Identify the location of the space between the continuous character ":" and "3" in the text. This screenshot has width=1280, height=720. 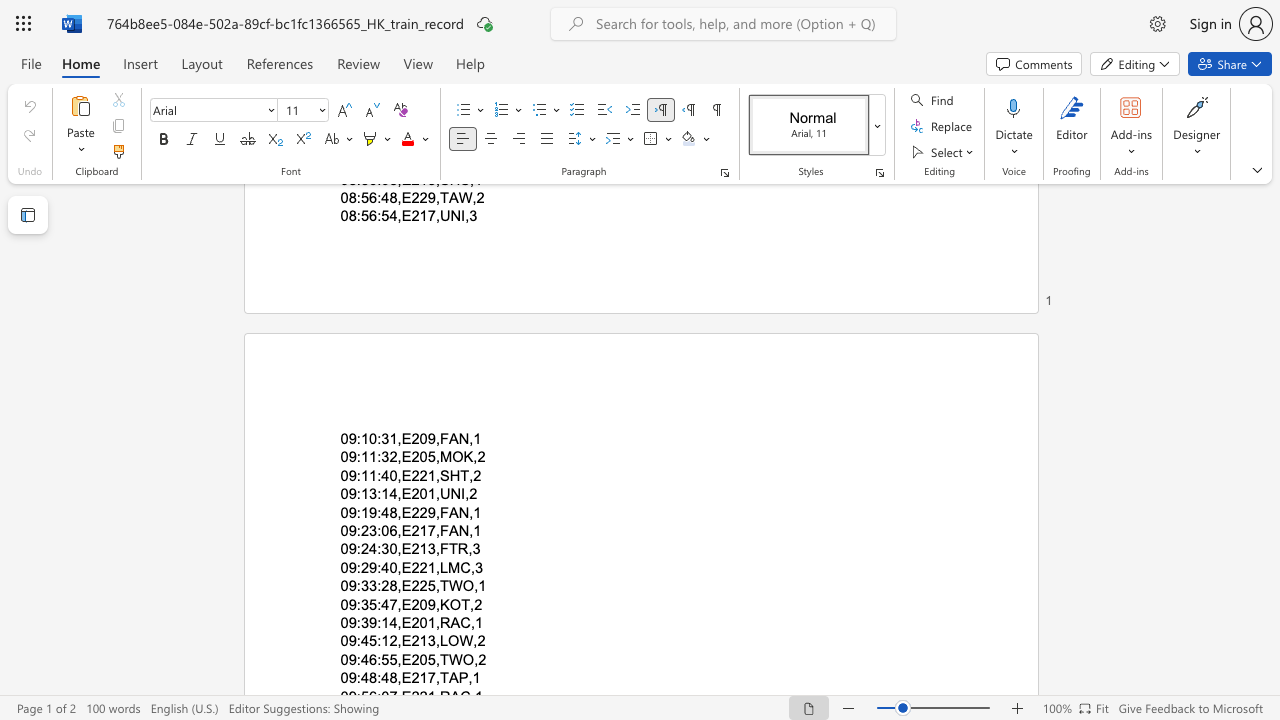
(382, 549).